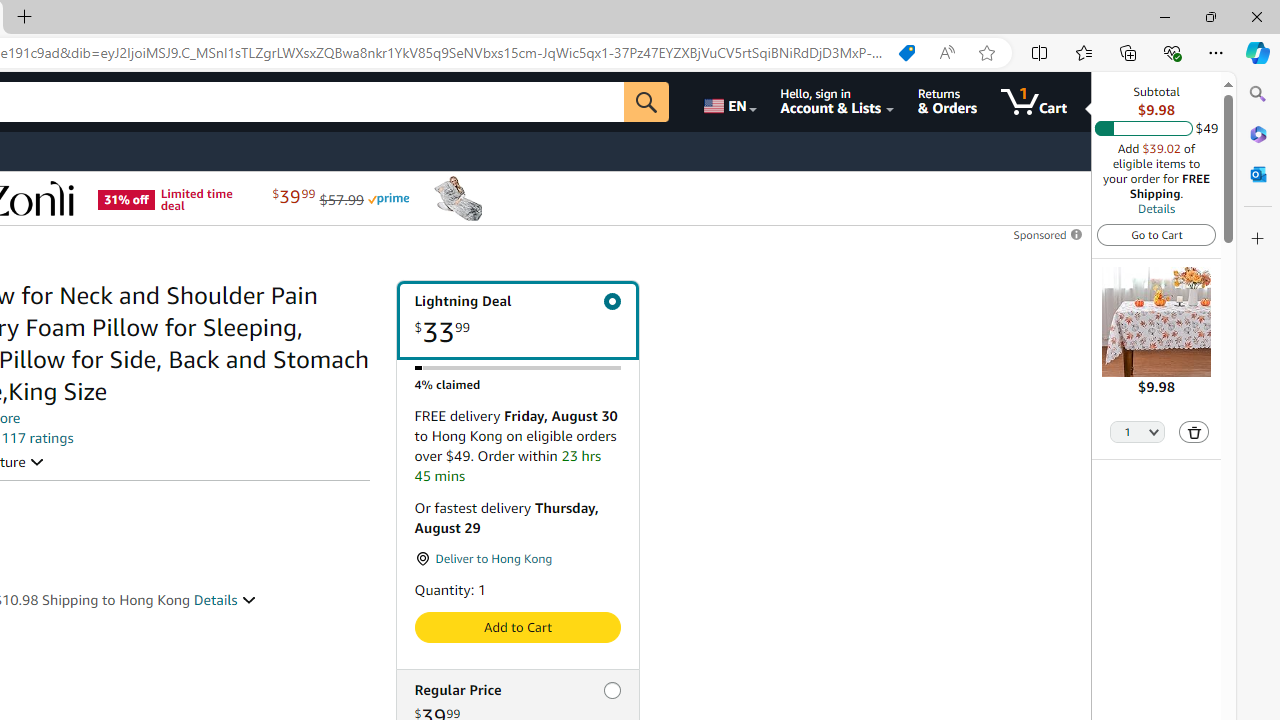 The width and height of the screenshot is (1280, 720). Describe the element at coordinates (727, 101) in the screenshot. I see `'Choose a language for shopping.'` at that location.